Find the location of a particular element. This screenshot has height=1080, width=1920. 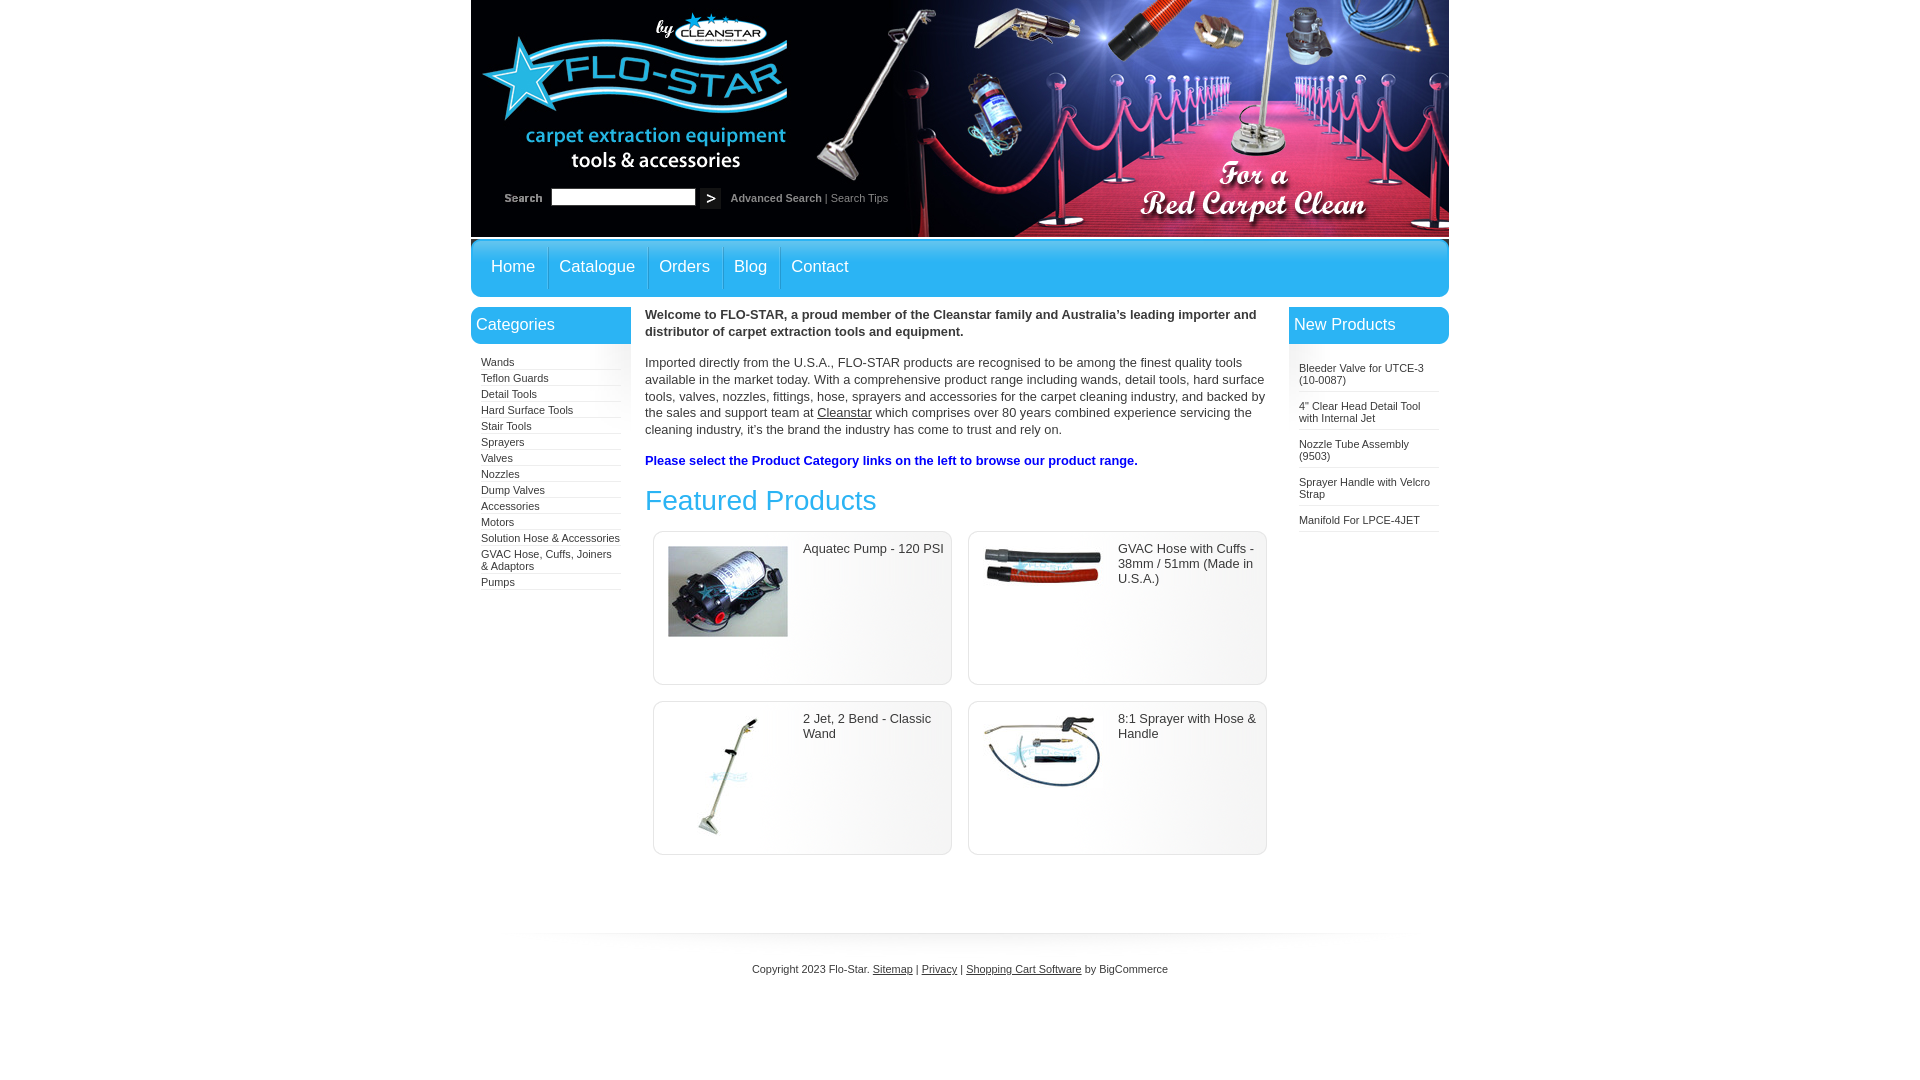

'Valves' is located at coordinates (497, 458).